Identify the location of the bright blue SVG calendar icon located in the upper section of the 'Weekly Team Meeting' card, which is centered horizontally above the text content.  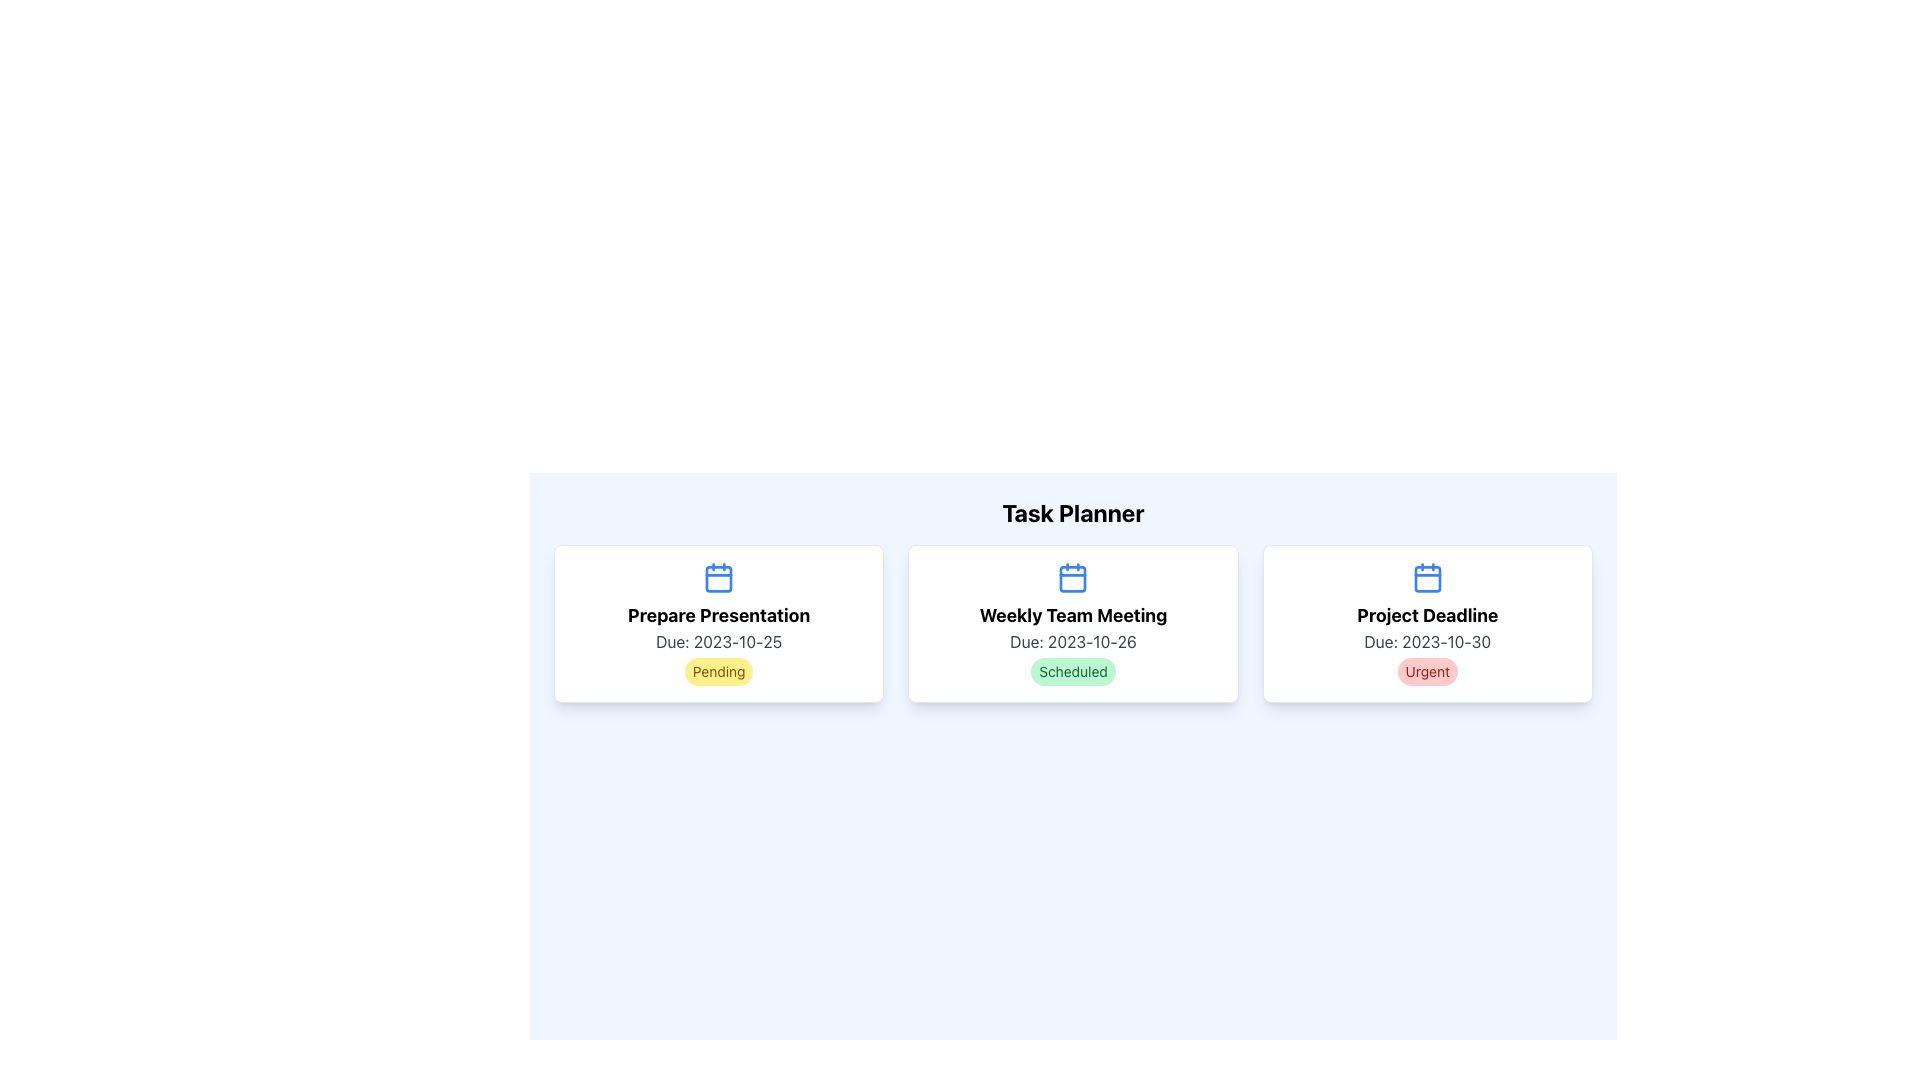
(1072, 578).